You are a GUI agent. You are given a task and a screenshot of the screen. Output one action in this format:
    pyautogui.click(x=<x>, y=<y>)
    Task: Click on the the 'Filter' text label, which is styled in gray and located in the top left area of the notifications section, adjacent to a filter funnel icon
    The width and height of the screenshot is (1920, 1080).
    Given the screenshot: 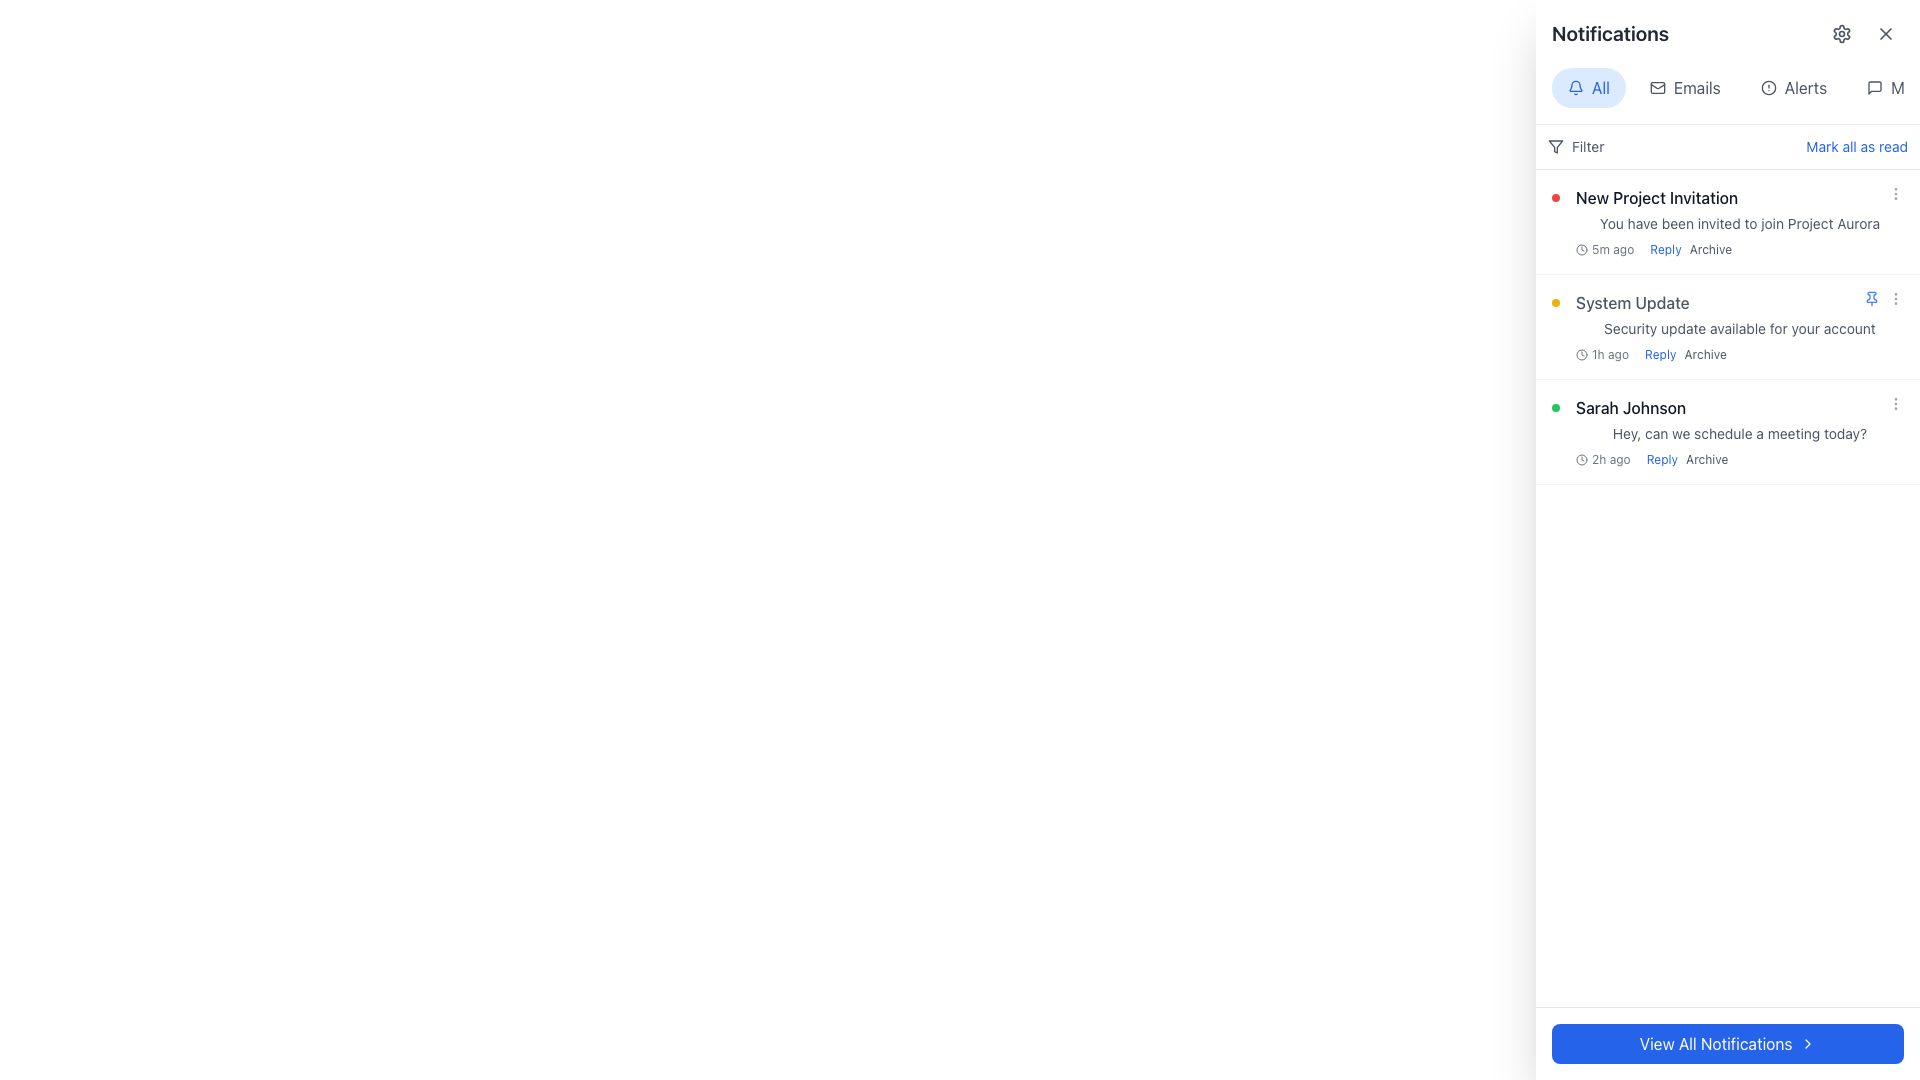 What is the action you would take?
    pyautogui.click(x=1587, y=145)
    